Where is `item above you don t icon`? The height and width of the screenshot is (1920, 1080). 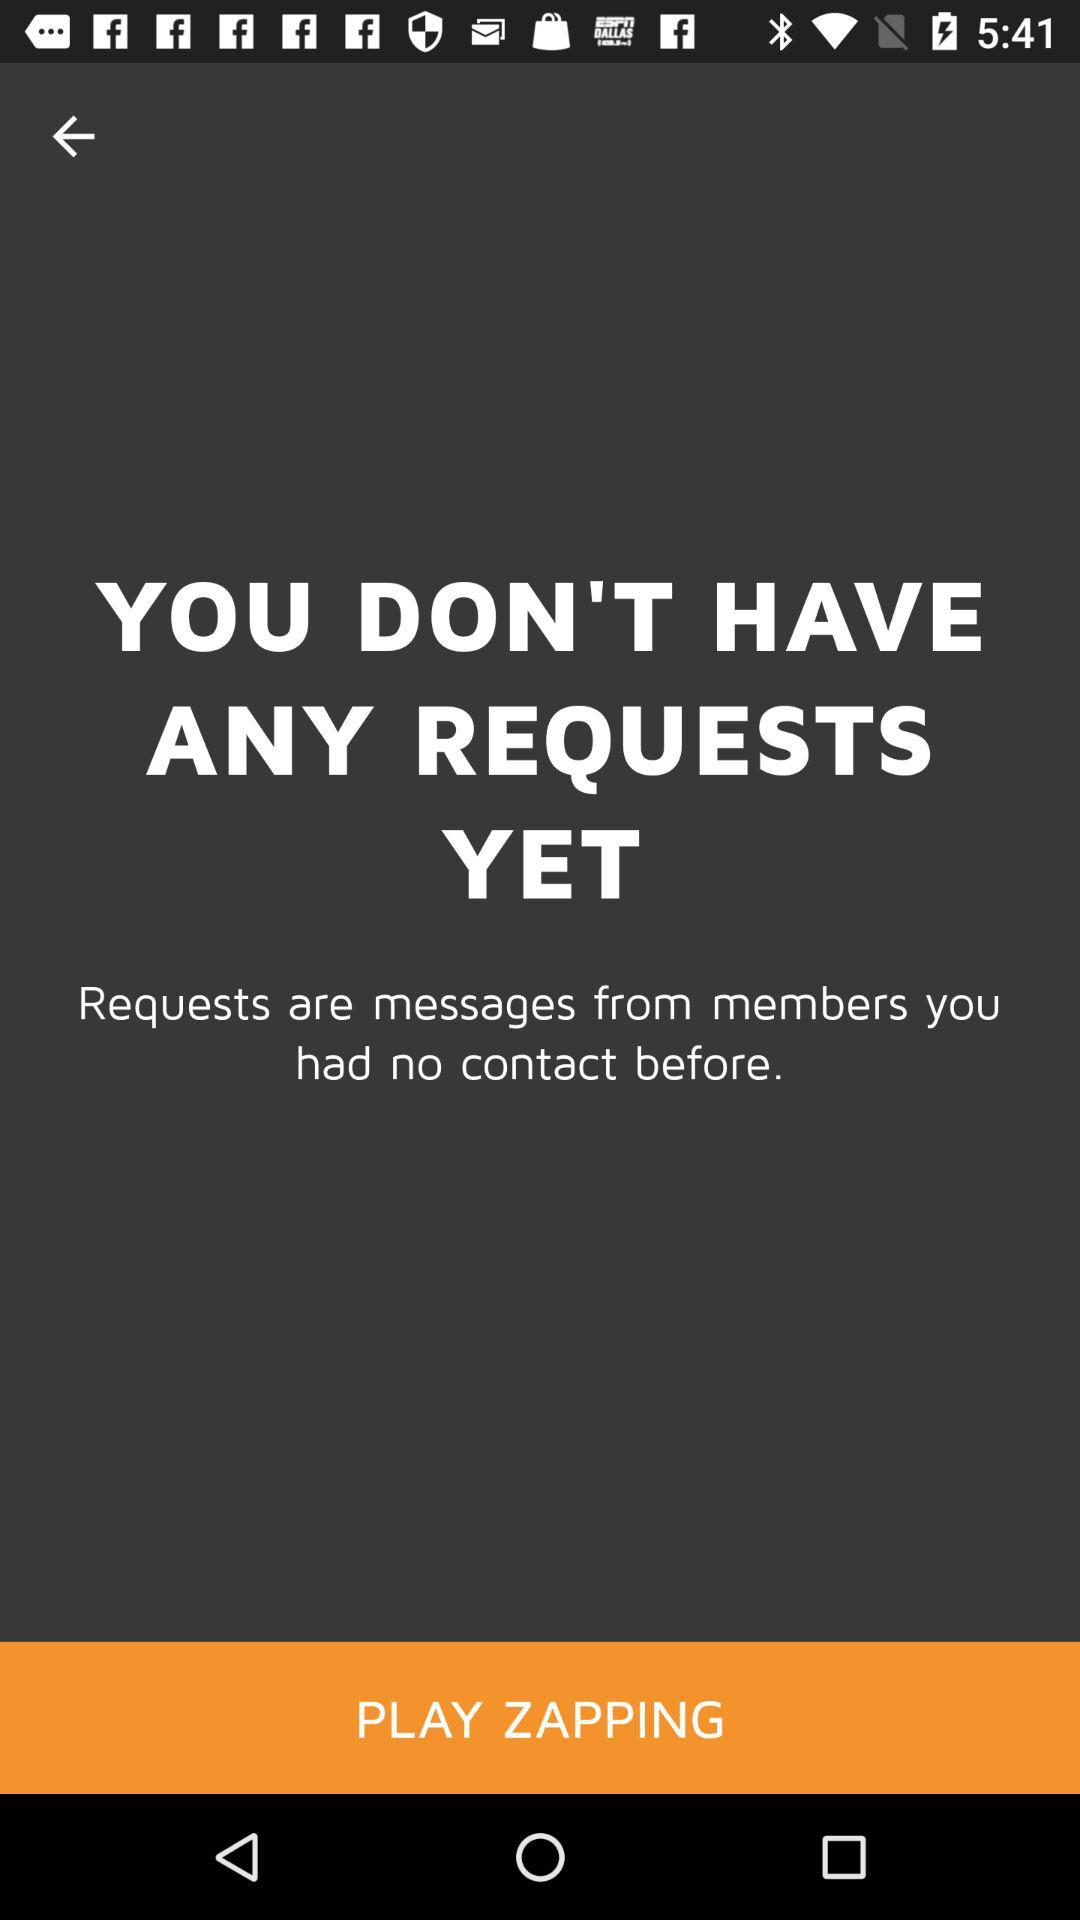
item above you don t icon is located at coordinates (72, 135).